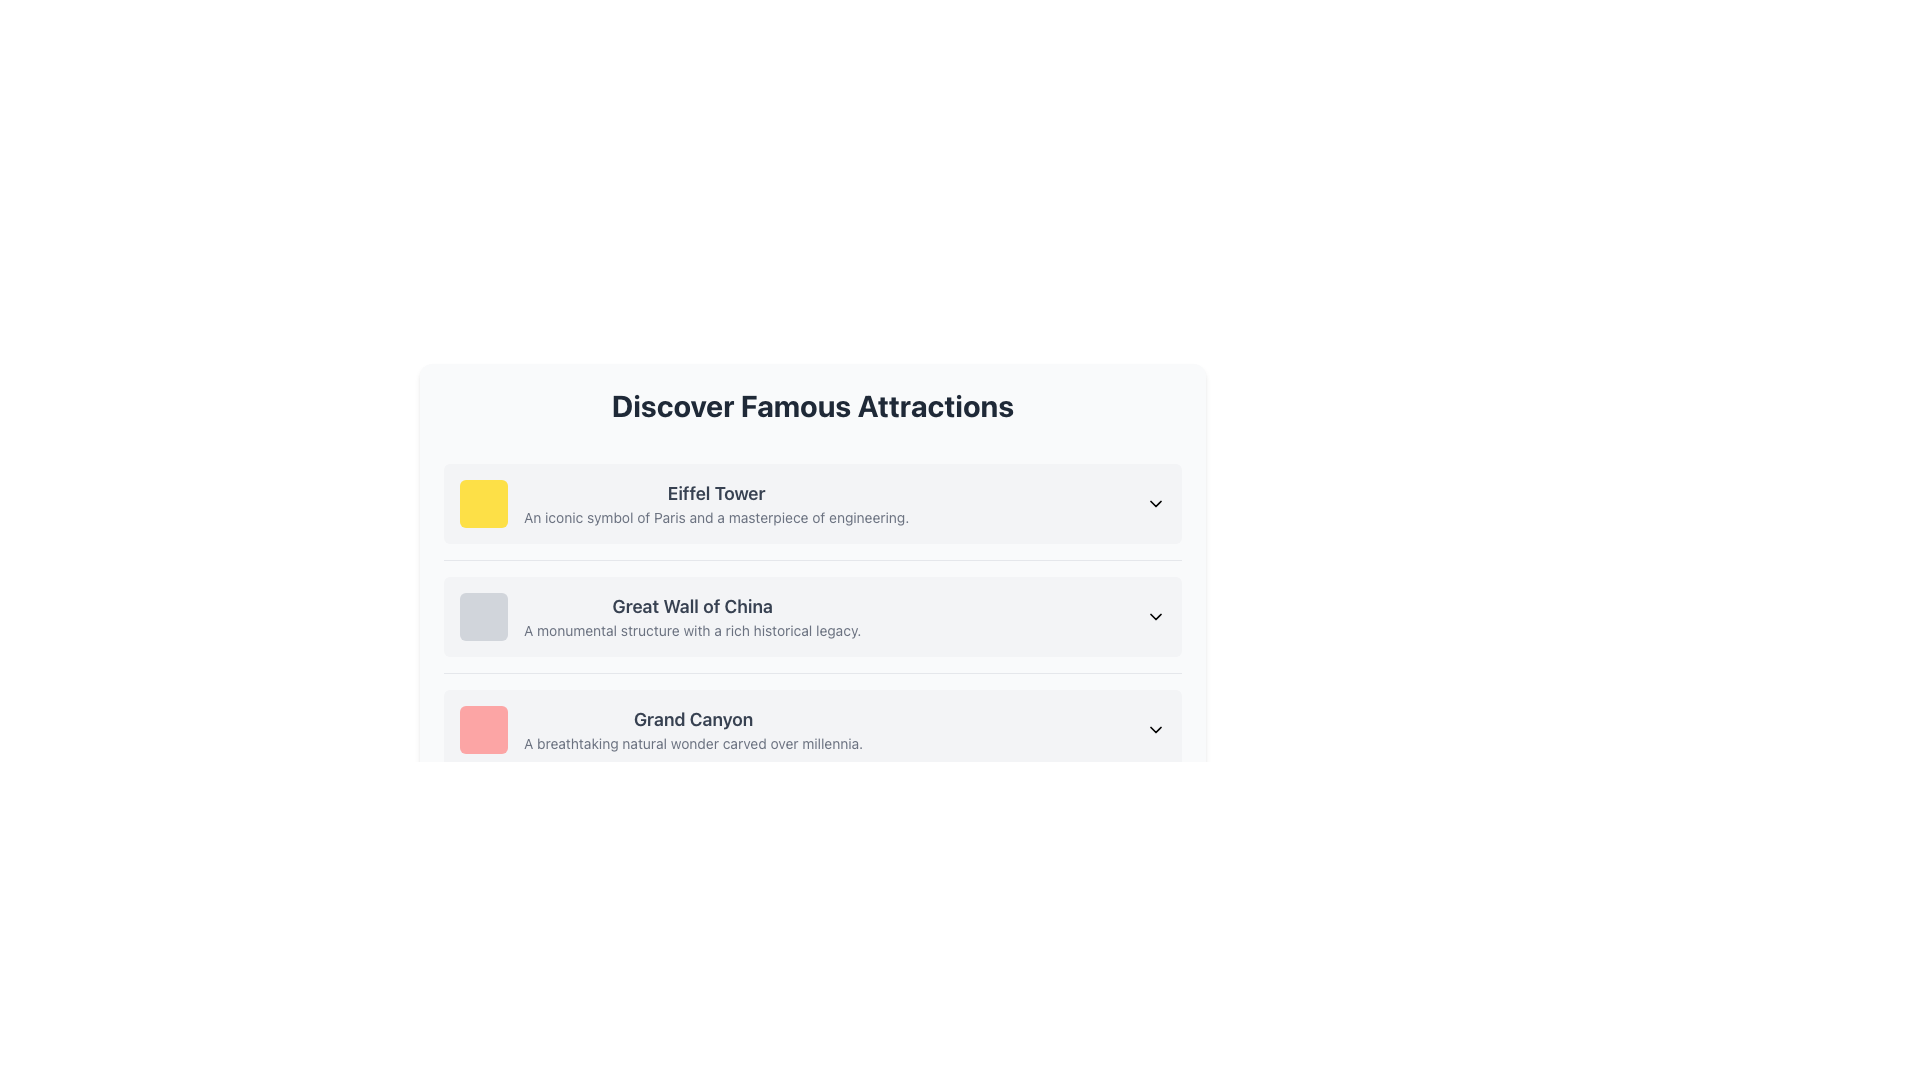 The height and width of the screenshot is (1080, 1920). I want to click on the Dropdown indicator icon located at the far right of the 'Great Wall of China' card, so click(1156, 616).